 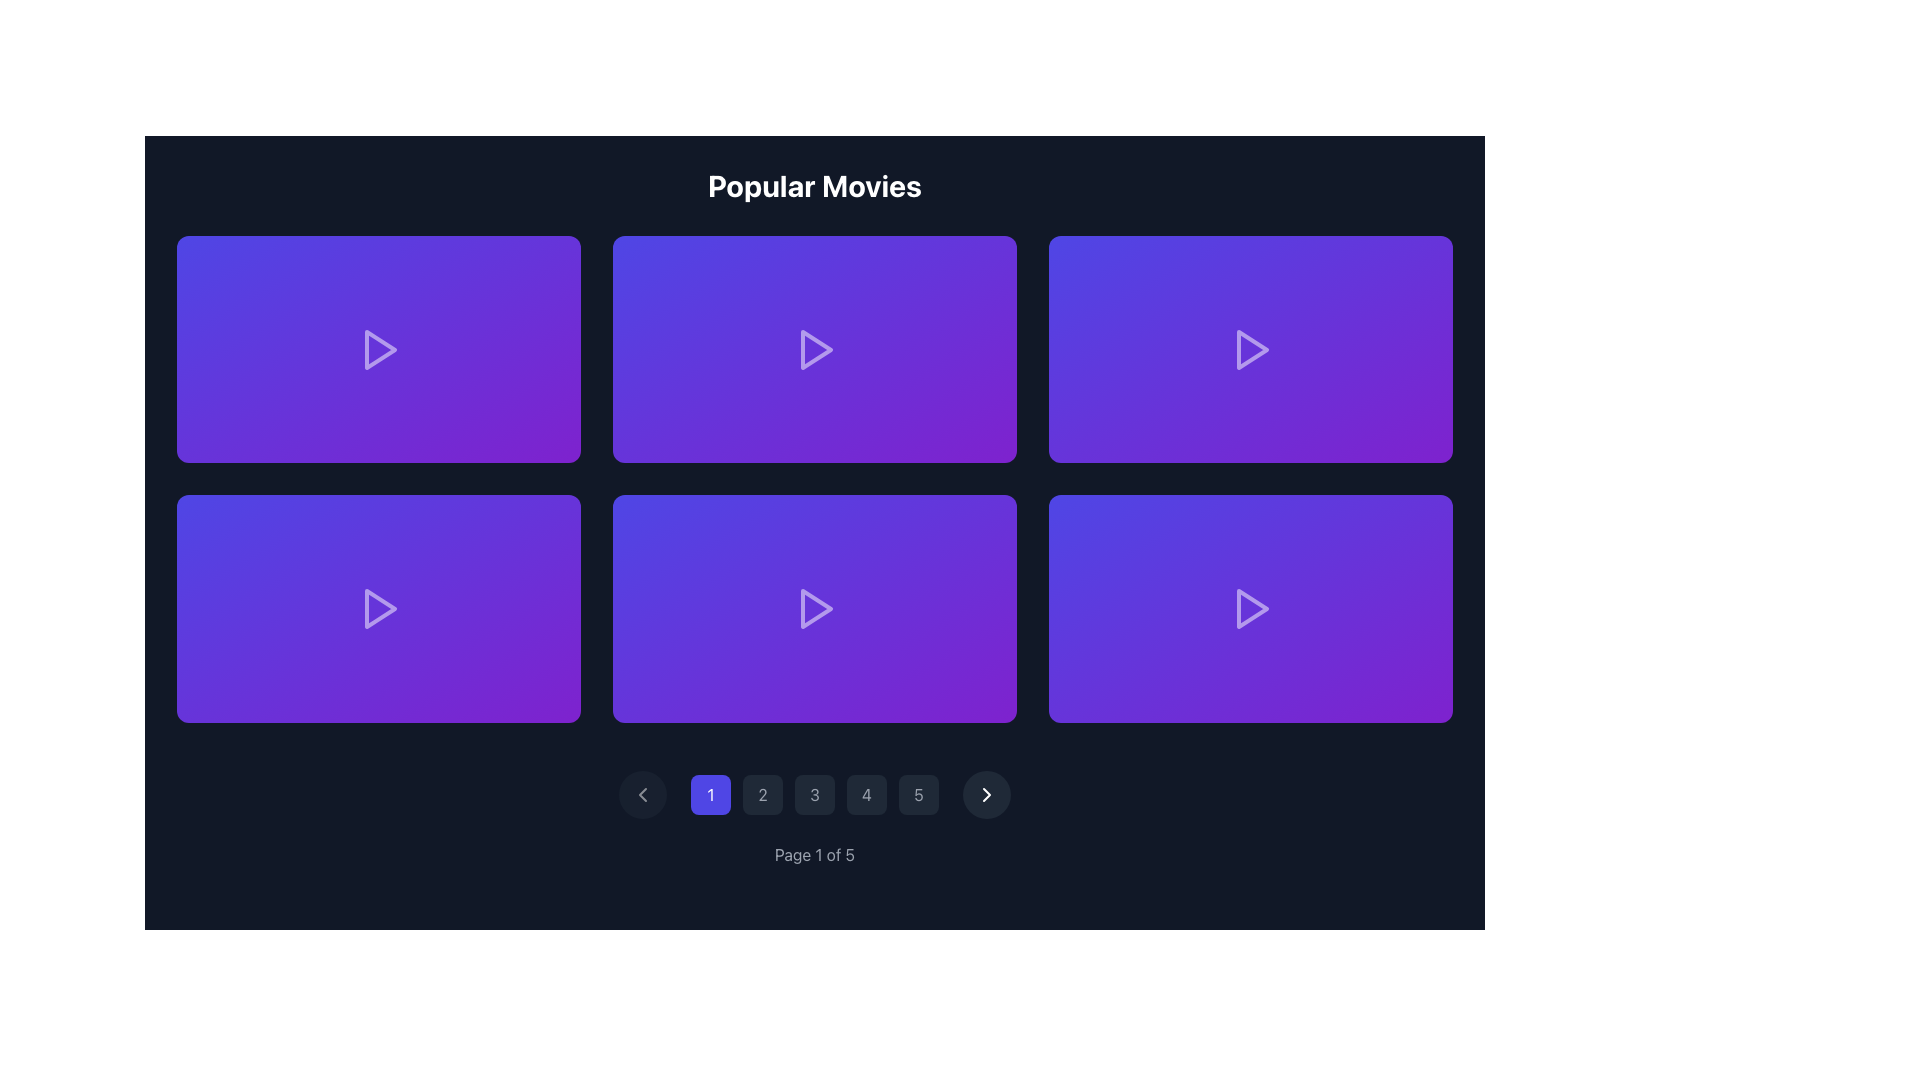 What do you see at coordinates (1250, 347) in the screenshot?
I see `the play button on the Media card located in the top-right corner of the grid` at bounding box center [1250, 347].